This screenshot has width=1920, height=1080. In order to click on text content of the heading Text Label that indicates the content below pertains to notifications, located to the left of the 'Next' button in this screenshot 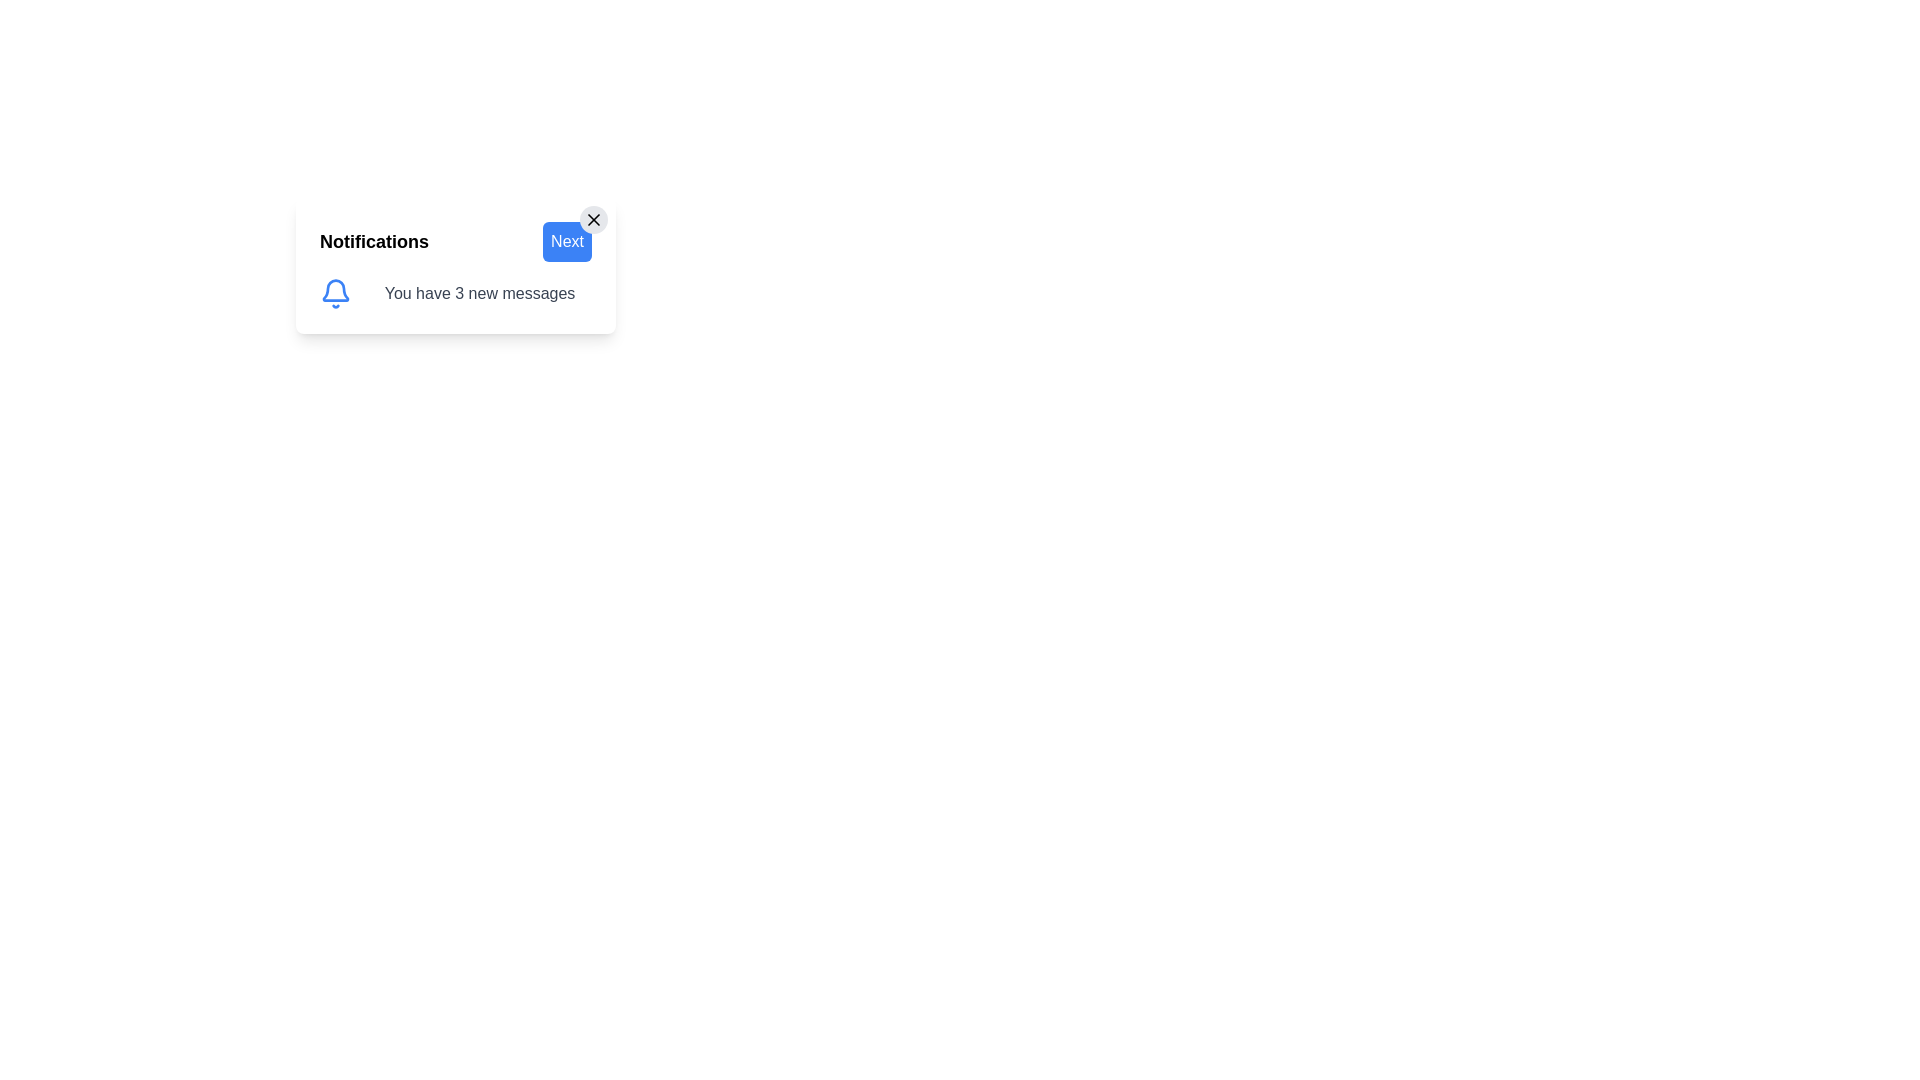, I will do `click(374, 241)`.